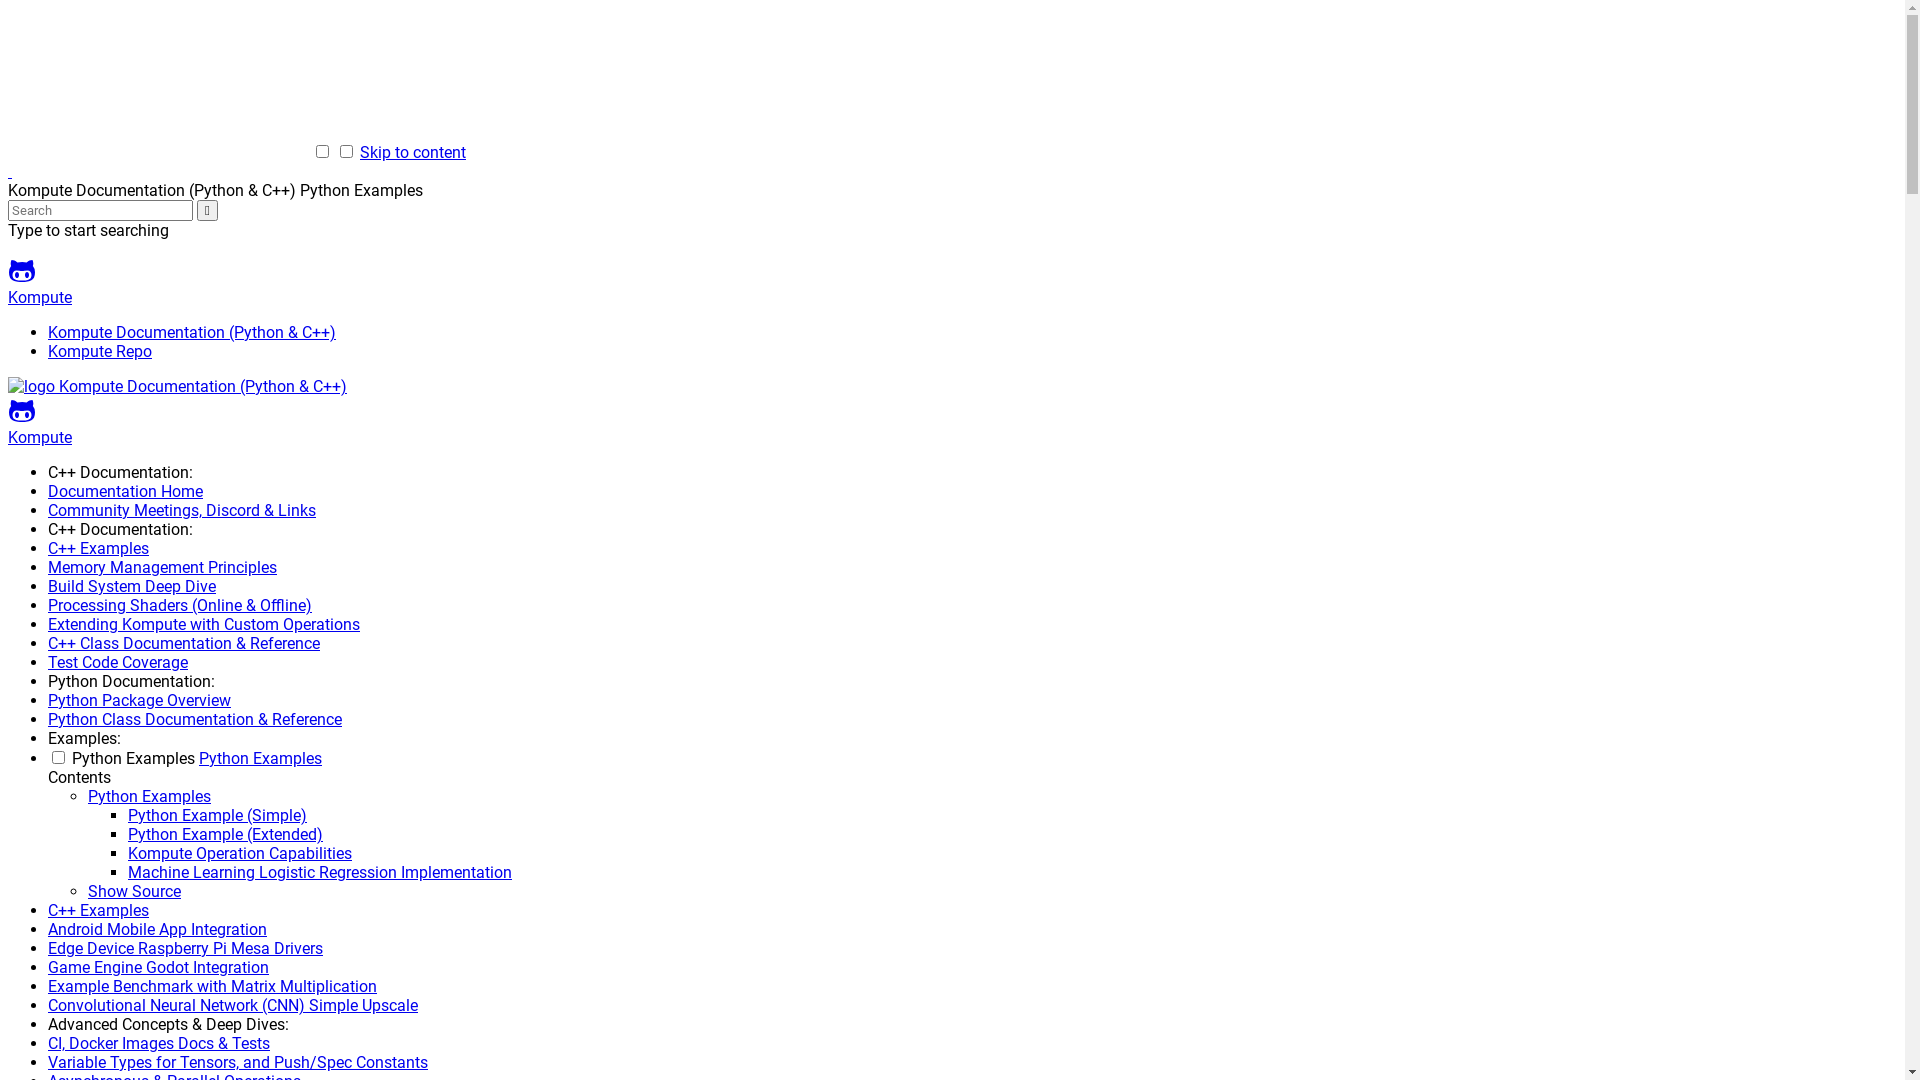 This screenshot has width=1920, height=1080. Describe the element at coordinates (259, 758) in the screenshot. I see `'Python Examples'` at that location.